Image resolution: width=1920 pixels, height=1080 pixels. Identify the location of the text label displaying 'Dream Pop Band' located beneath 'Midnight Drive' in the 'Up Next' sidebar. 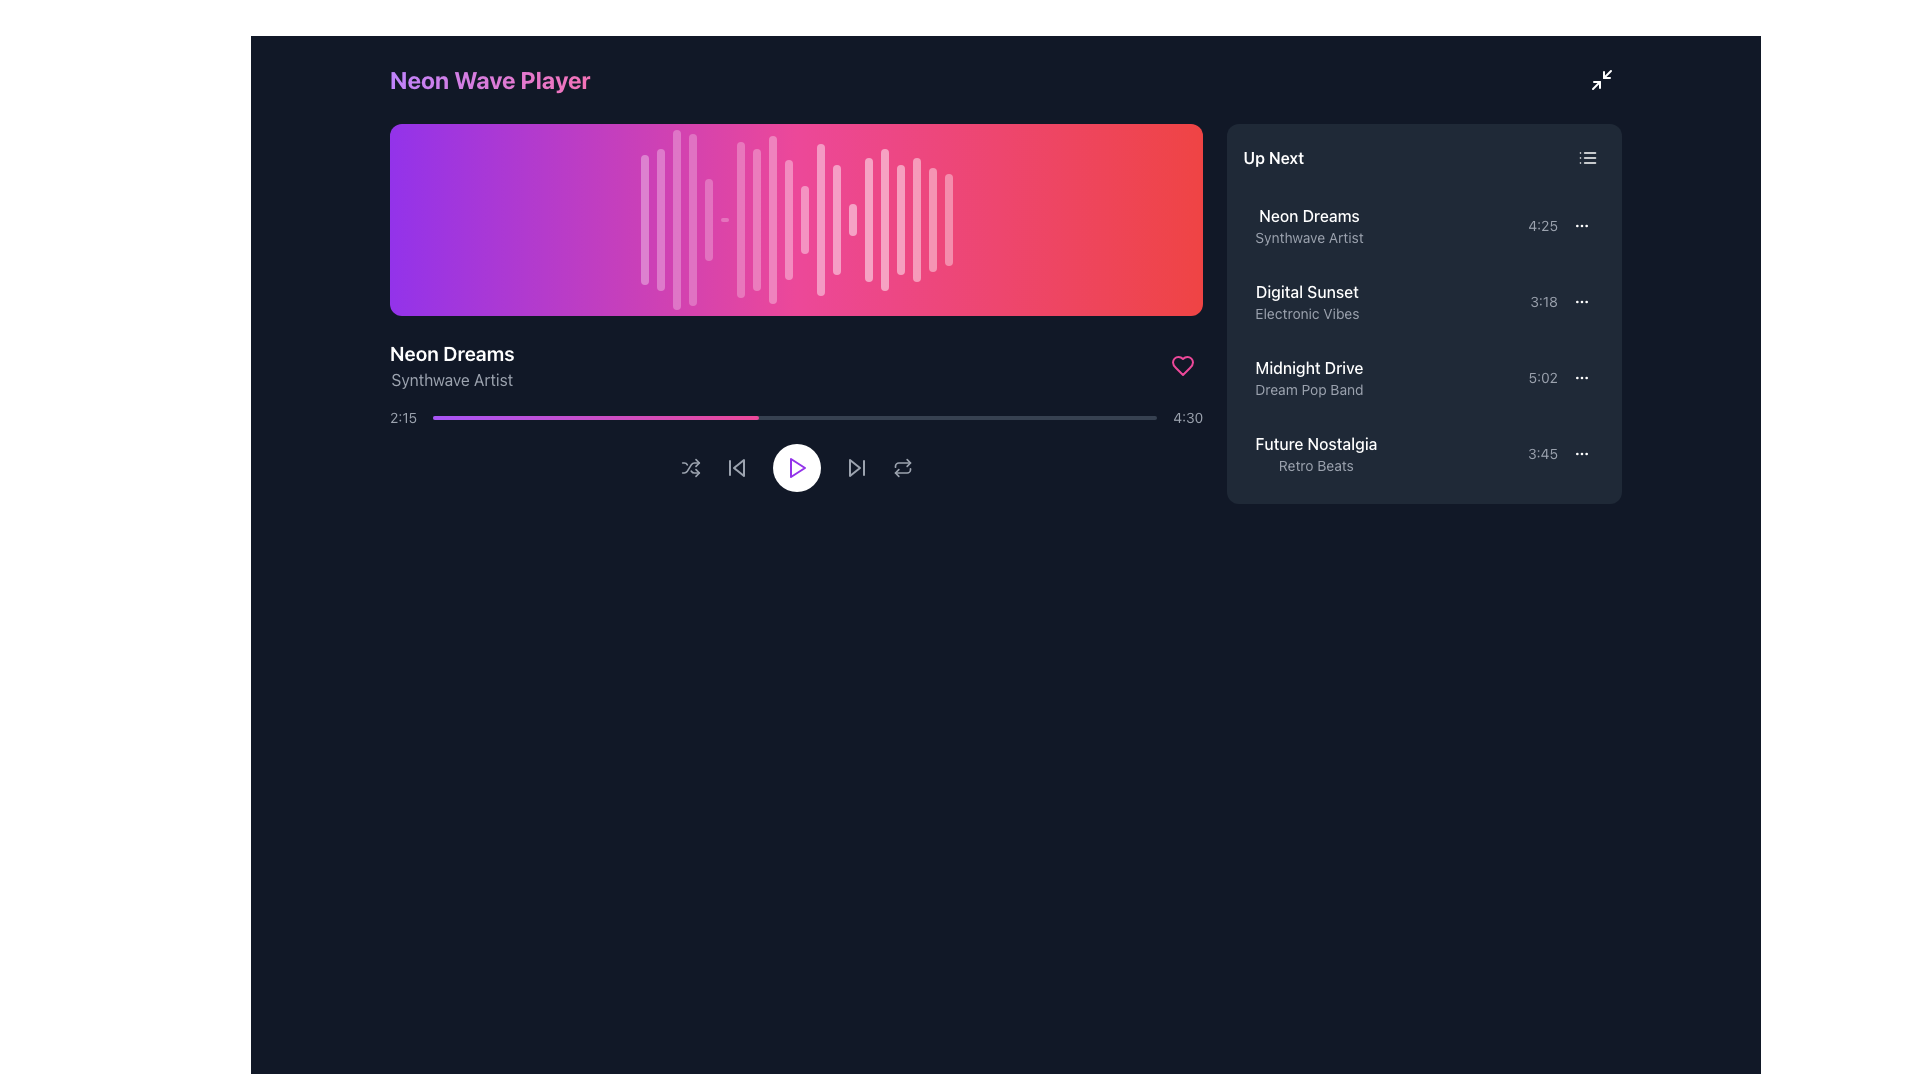
(1309, 389).